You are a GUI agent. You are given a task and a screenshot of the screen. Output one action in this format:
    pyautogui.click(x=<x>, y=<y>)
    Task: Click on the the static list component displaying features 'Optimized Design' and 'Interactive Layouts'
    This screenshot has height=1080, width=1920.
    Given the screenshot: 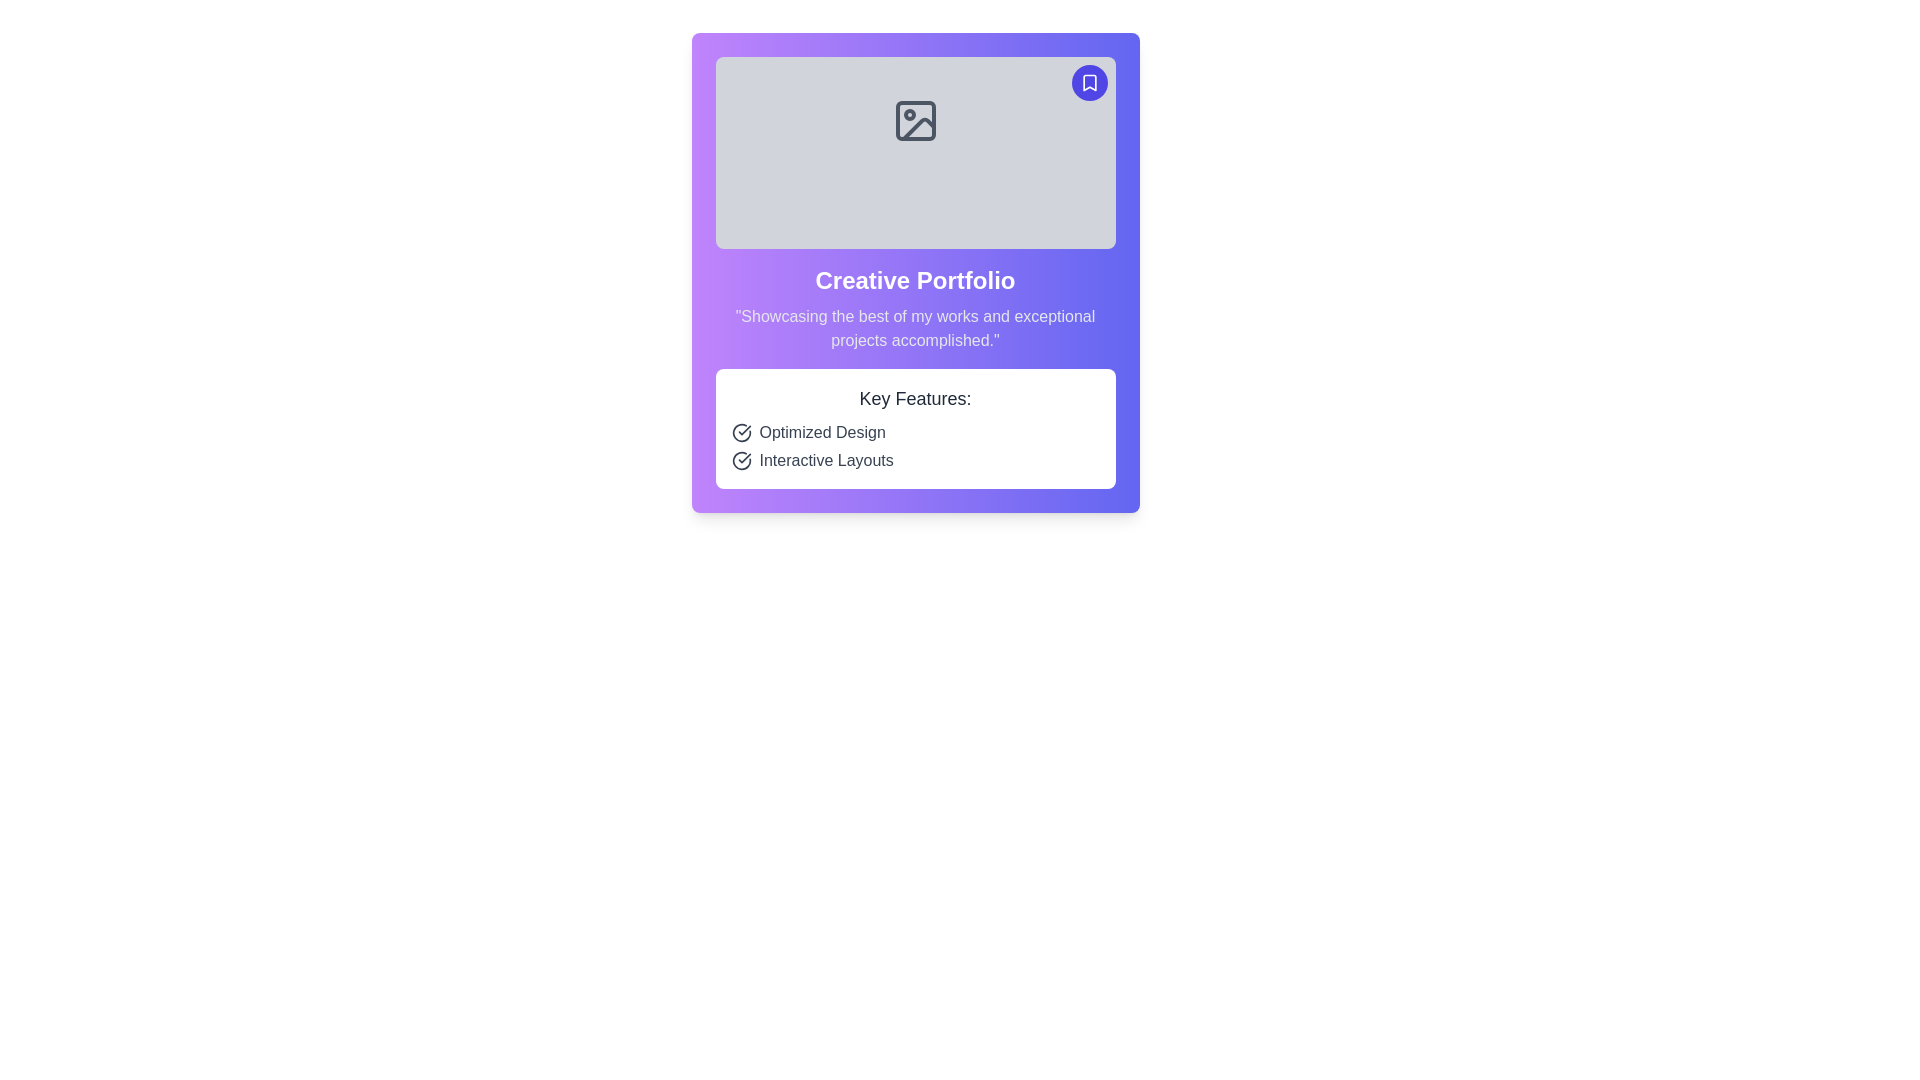 What is the action you would take?
    pyautogui.click(x=914, y=446)
    